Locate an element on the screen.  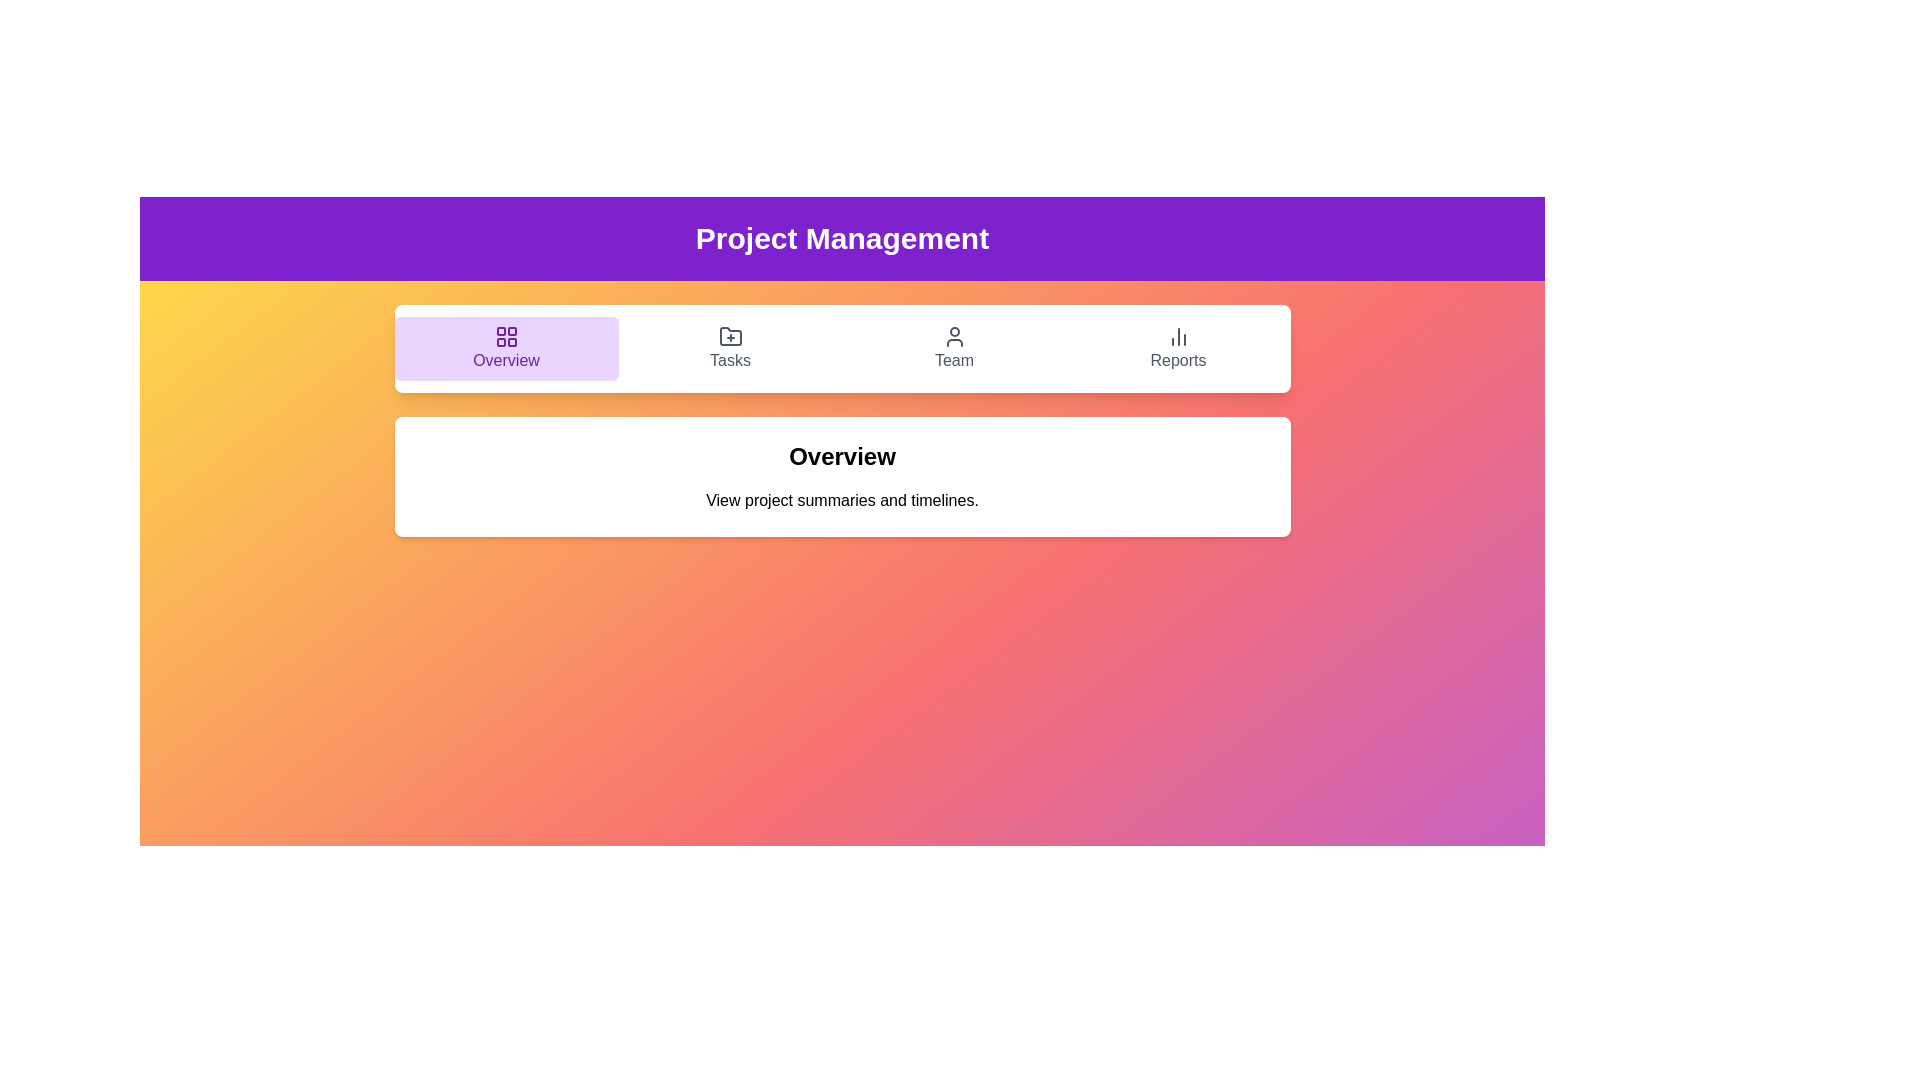
the tab labeled Team to navigate to the corresponding section is located at coordinates (953, 347).